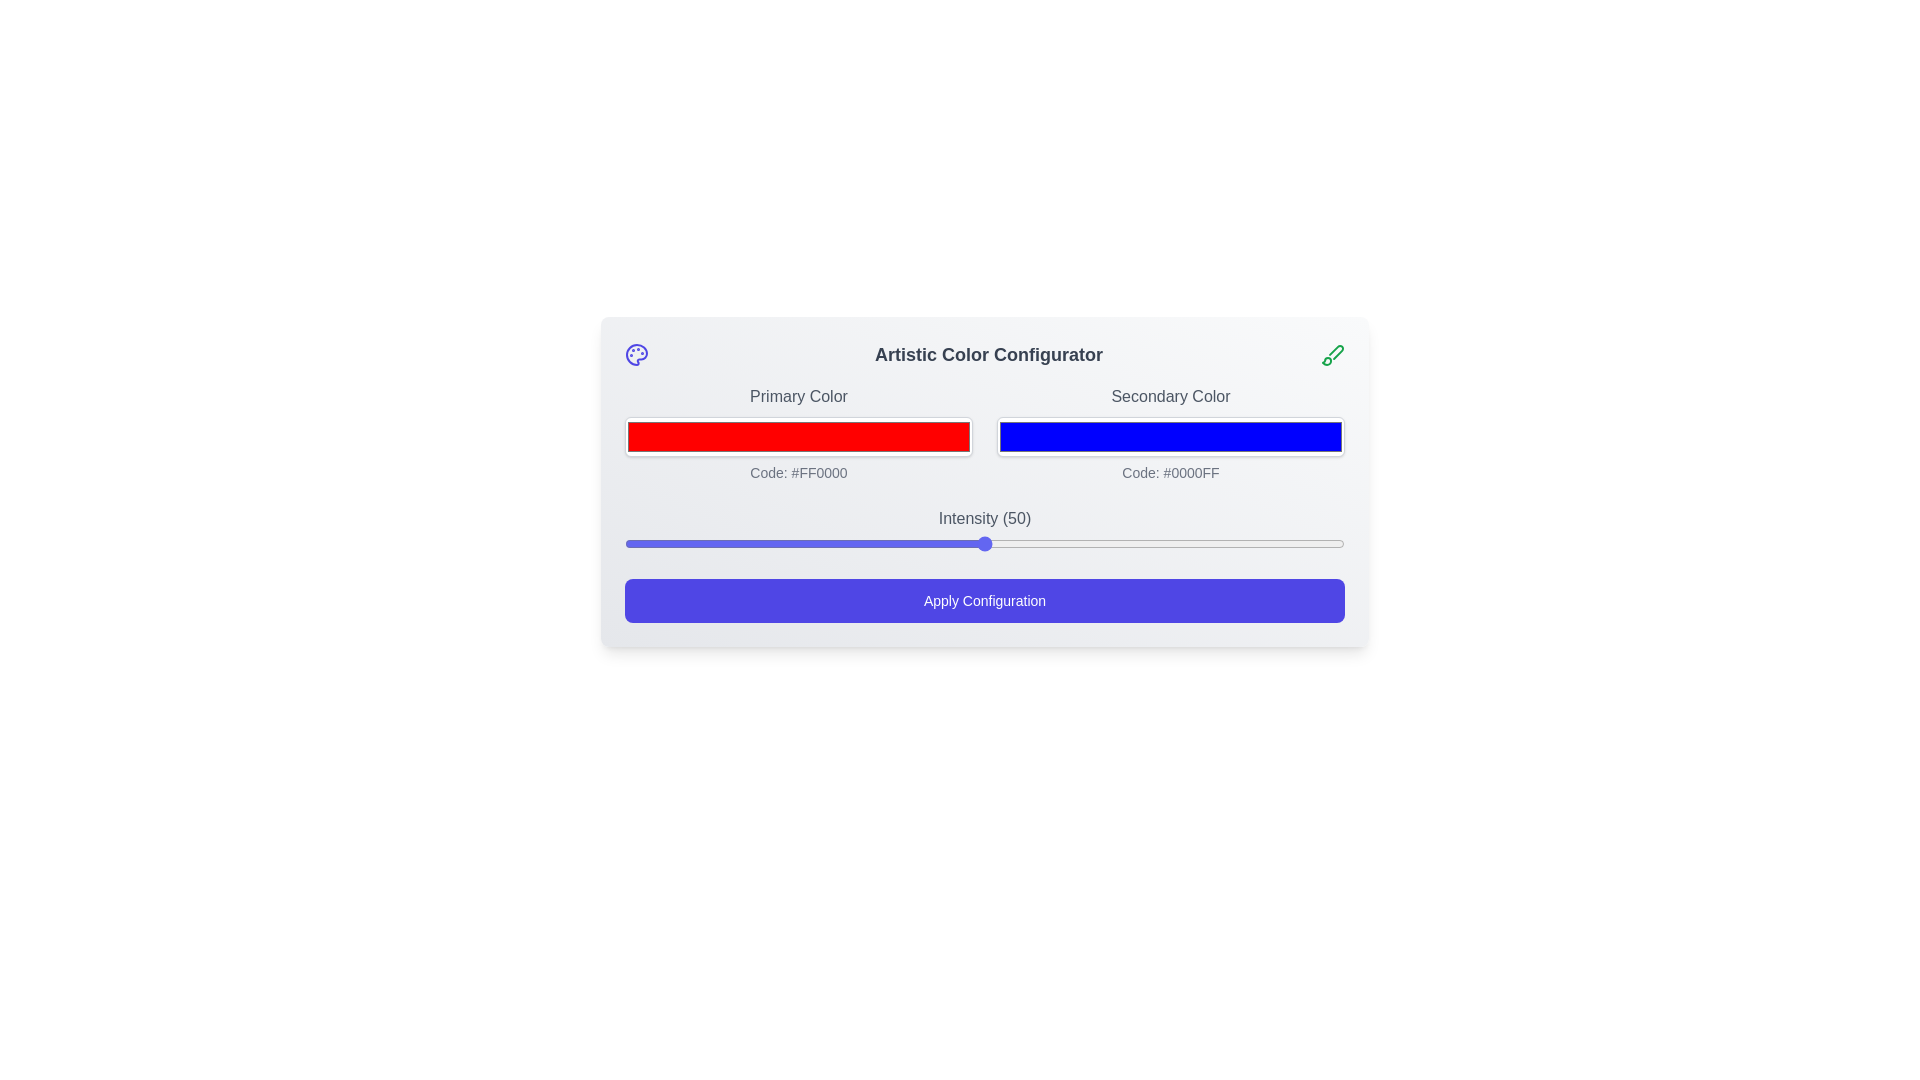  What do you see at coordinates (999, 543) in the screenshot?
I see `the intensity to 52 using the slider control` at bounding box center [999, 543].